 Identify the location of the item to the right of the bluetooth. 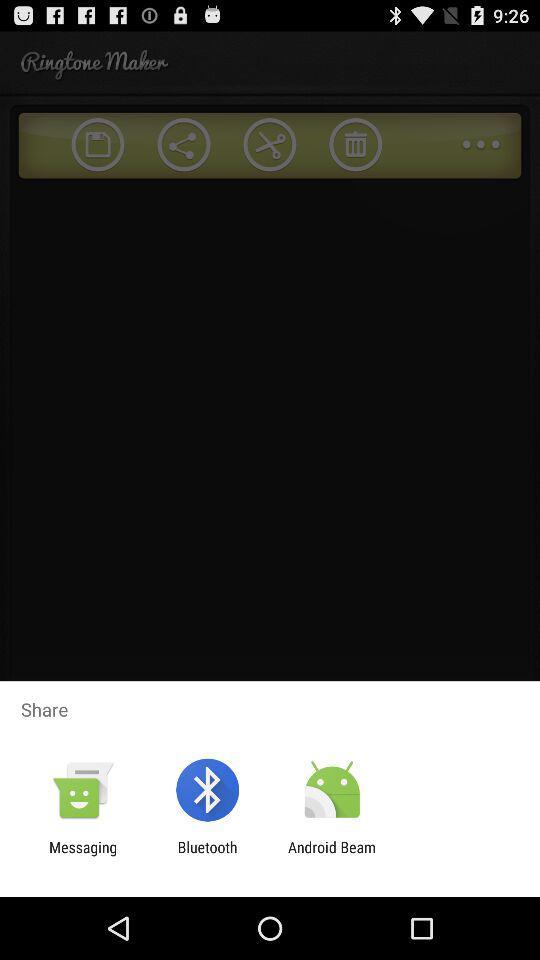
(332, 855).